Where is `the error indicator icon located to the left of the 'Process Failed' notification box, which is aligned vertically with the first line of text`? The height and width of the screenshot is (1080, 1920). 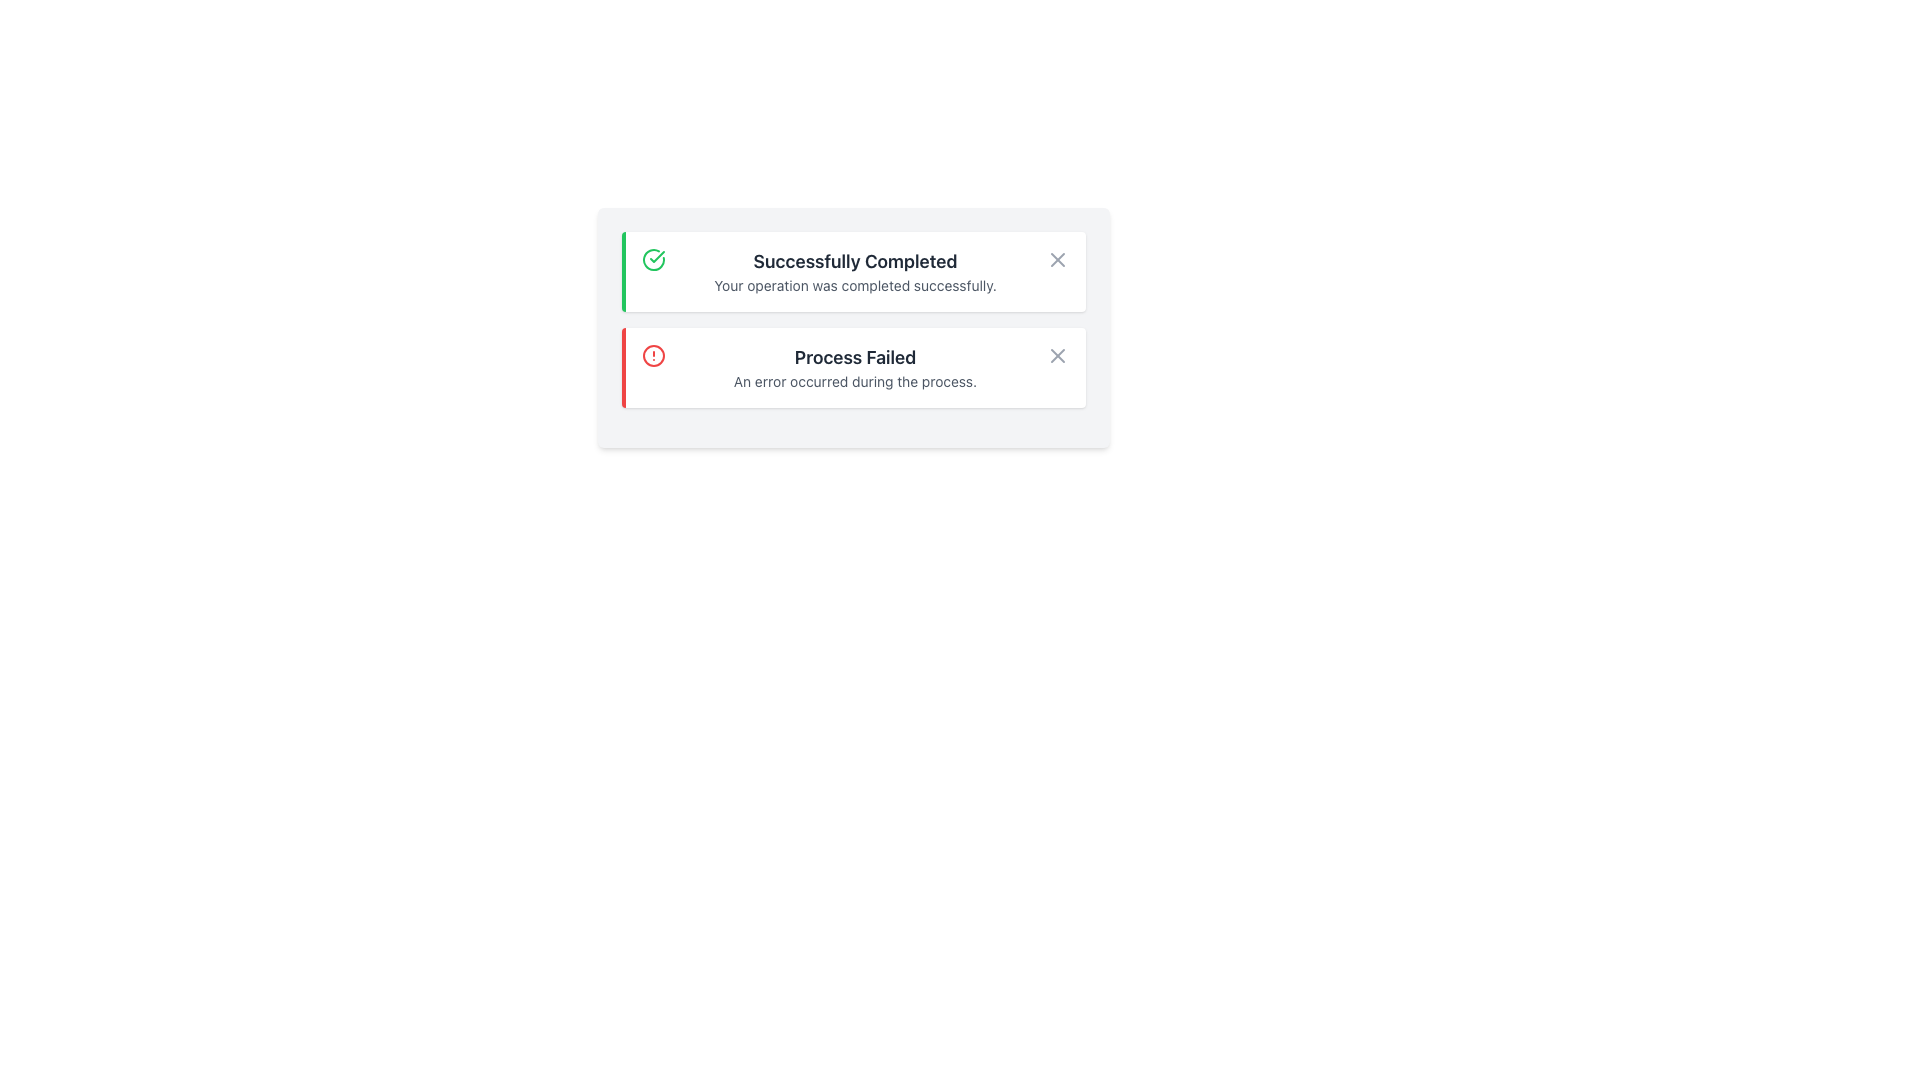 the error indicator icon located to the left of the 'Process Failed' notification box, which is aligned vertically with the first line of text is located at coordinates (653, 354).